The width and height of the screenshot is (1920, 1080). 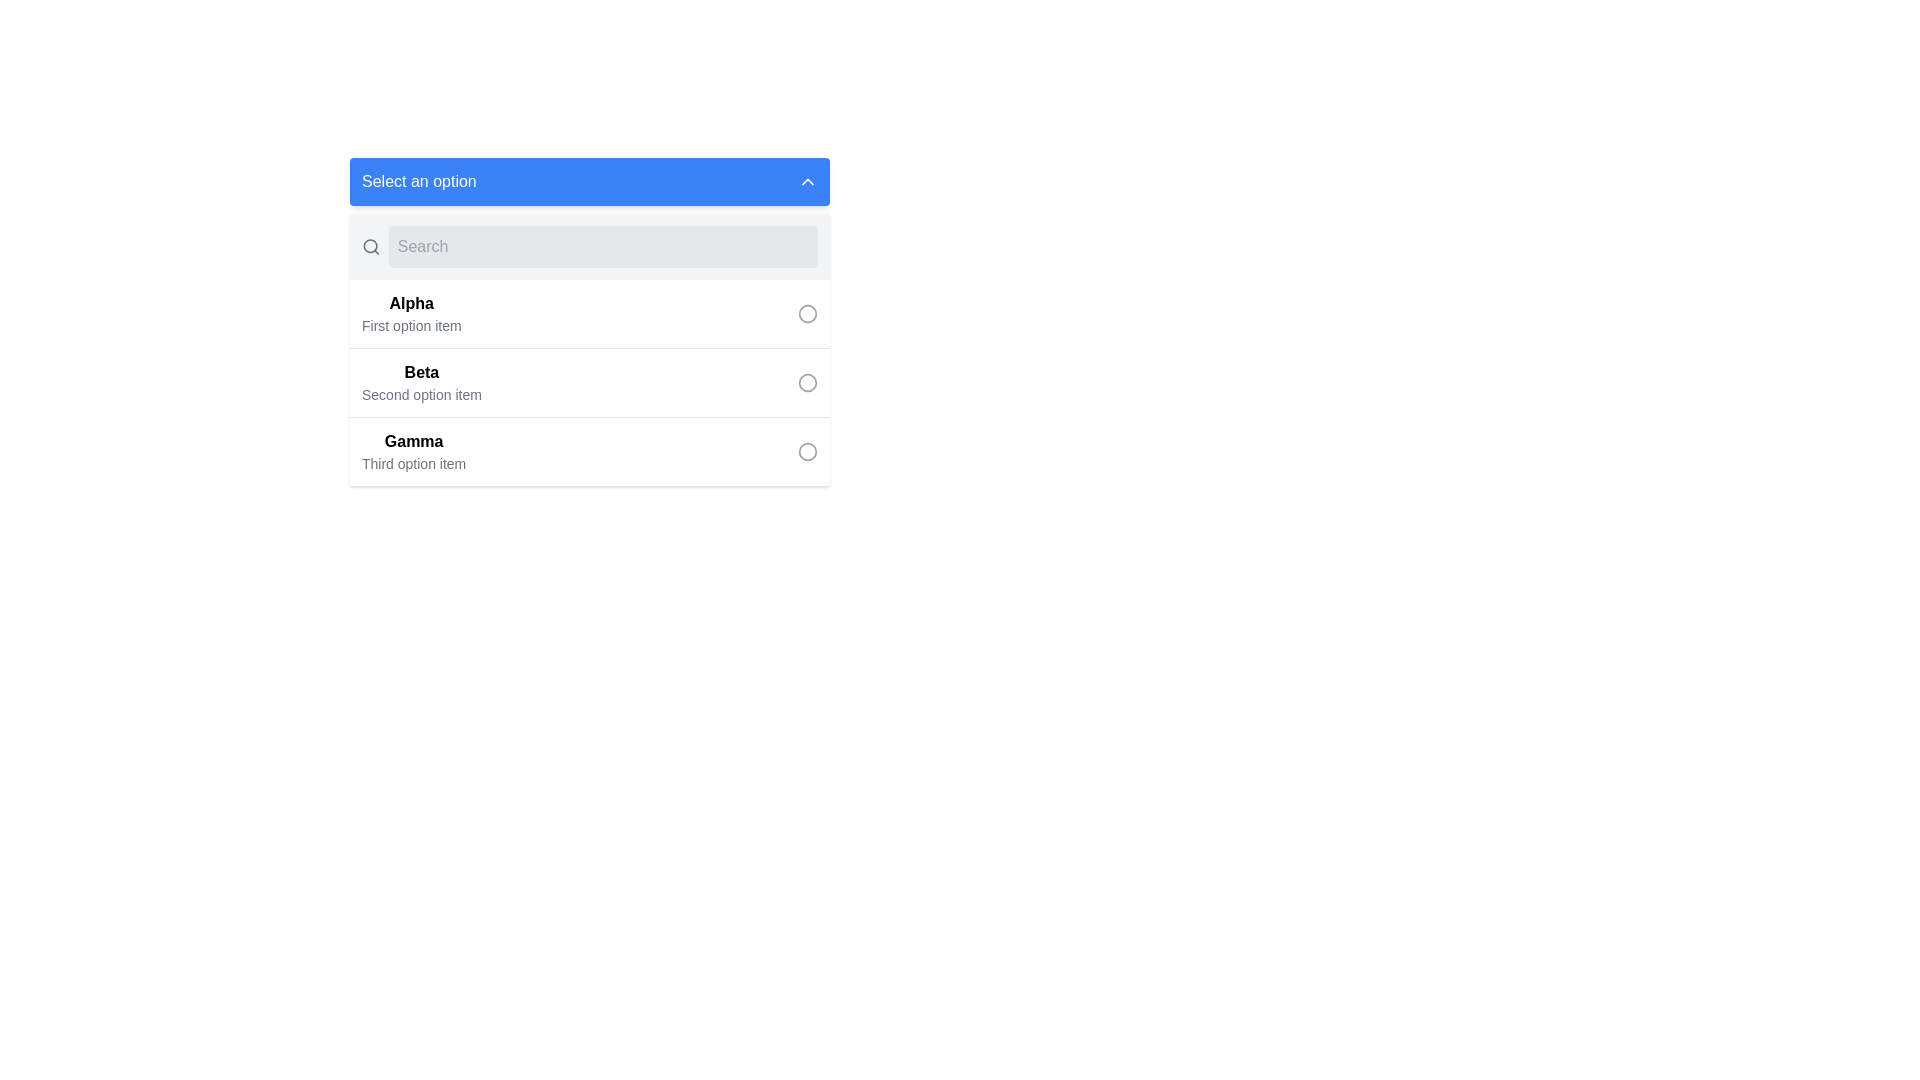 What do you see at coordinates (589, 321) in the screenshot?
I see `the topmost selectable option in the dropdown list located directly below the search bar` at bounding box center [589, 321].